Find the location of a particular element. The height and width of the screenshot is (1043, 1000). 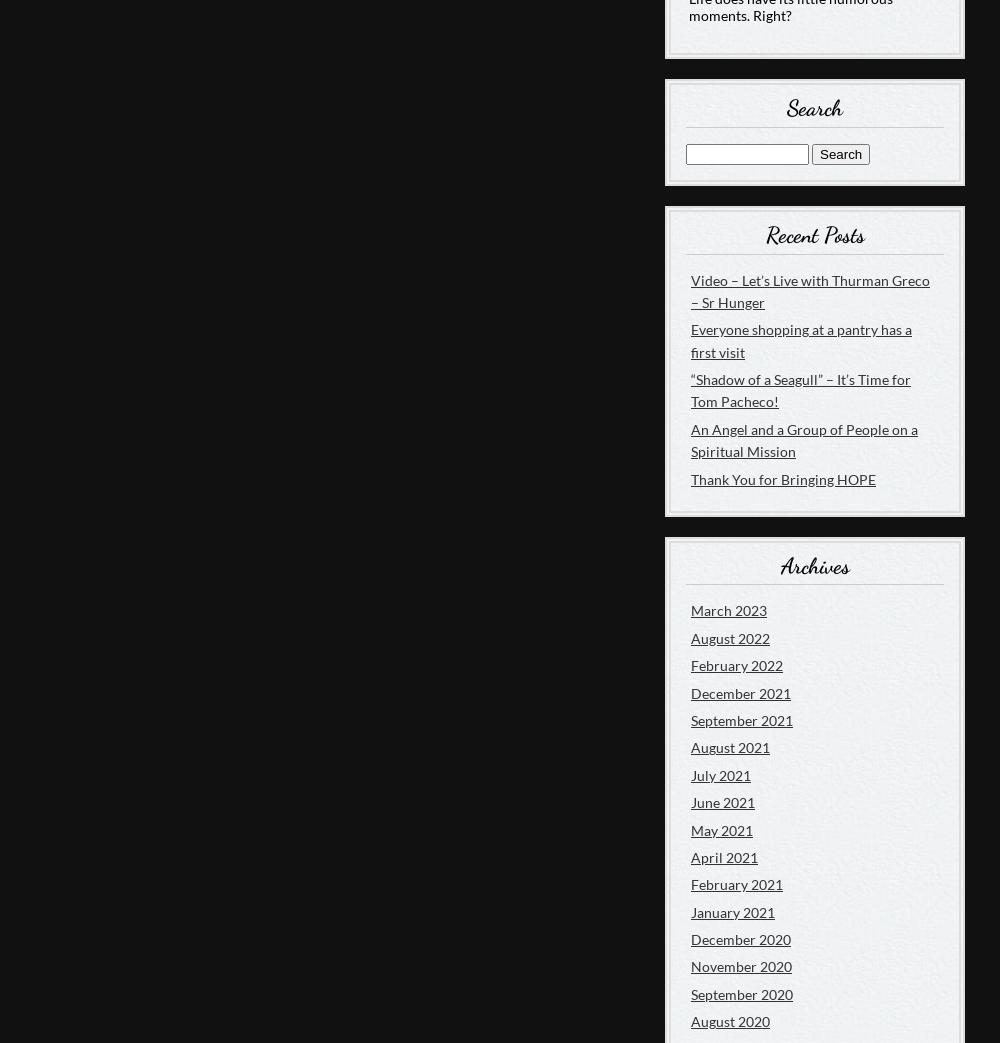

'November 2020' is located at coordinates (740, 965).